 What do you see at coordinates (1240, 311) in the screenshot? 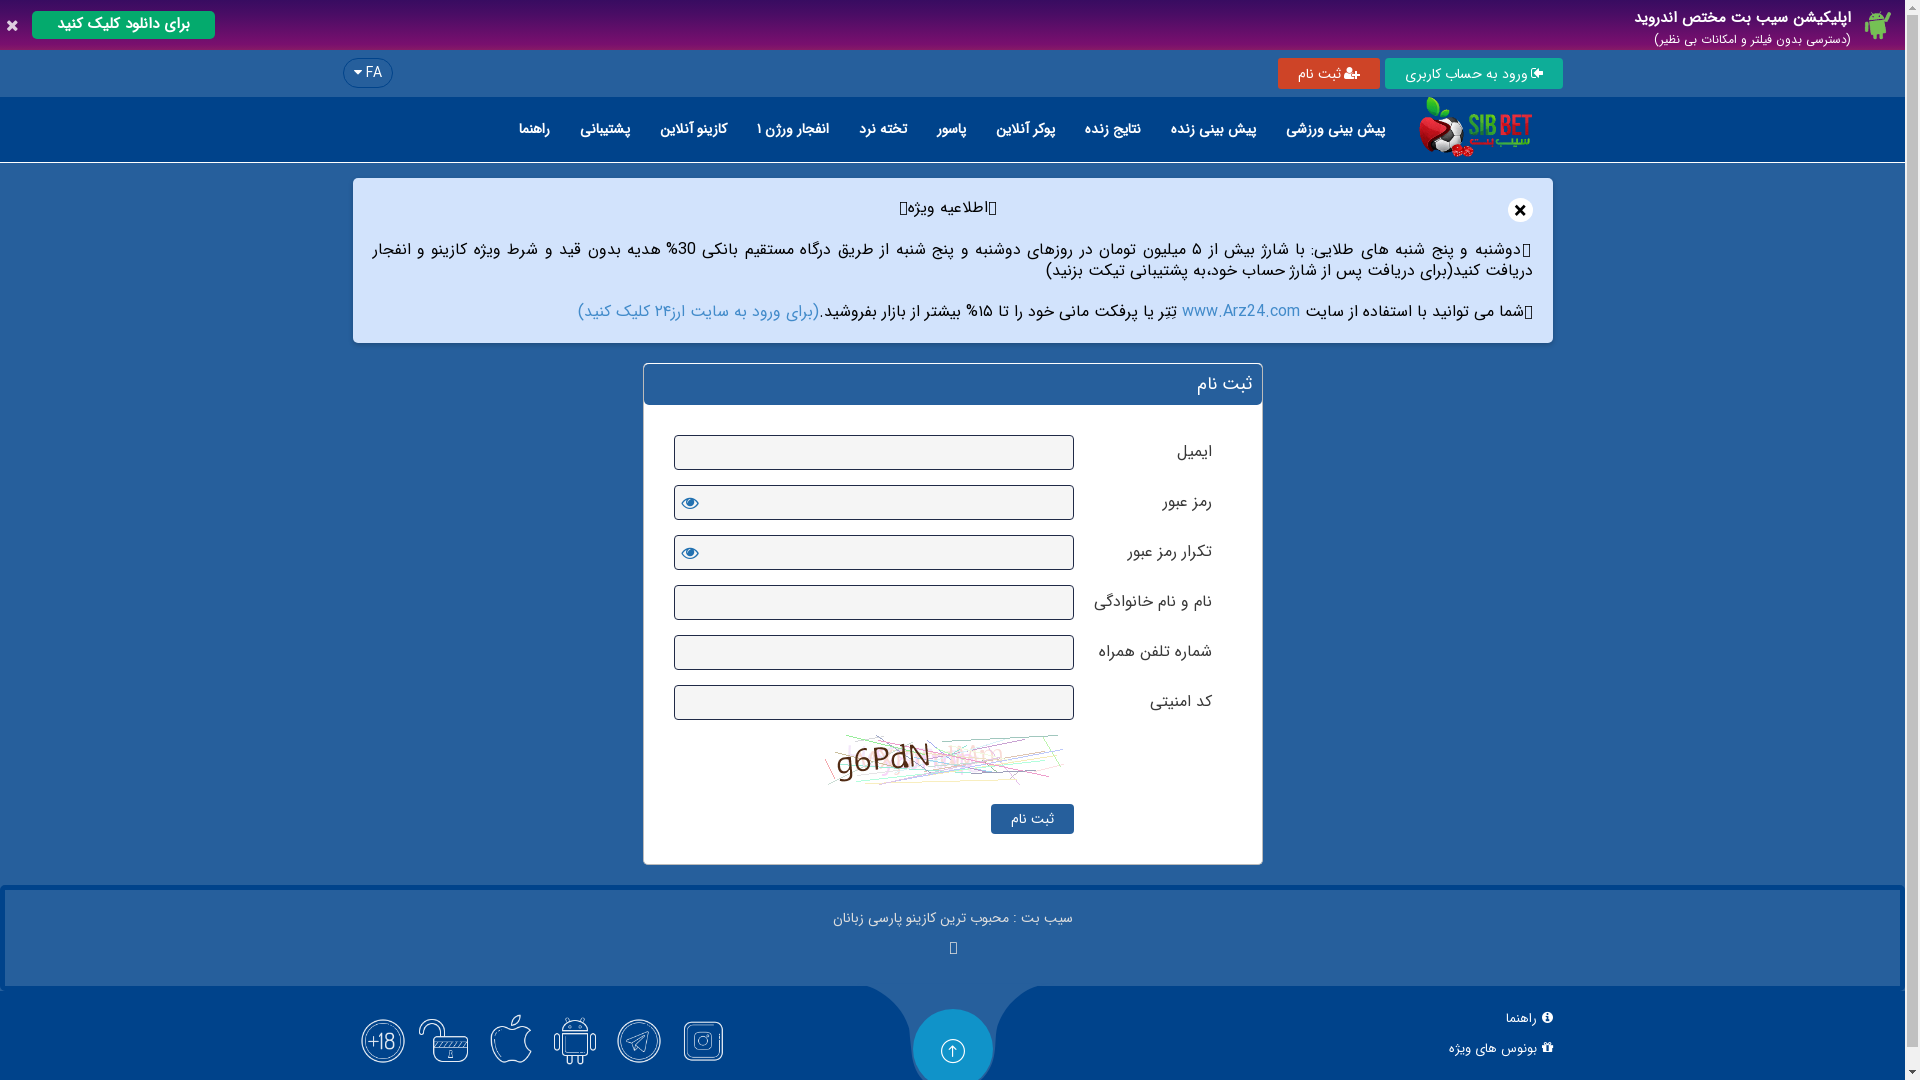
I see `'www.Arz24.com'` at bounding box center [1240, 311].